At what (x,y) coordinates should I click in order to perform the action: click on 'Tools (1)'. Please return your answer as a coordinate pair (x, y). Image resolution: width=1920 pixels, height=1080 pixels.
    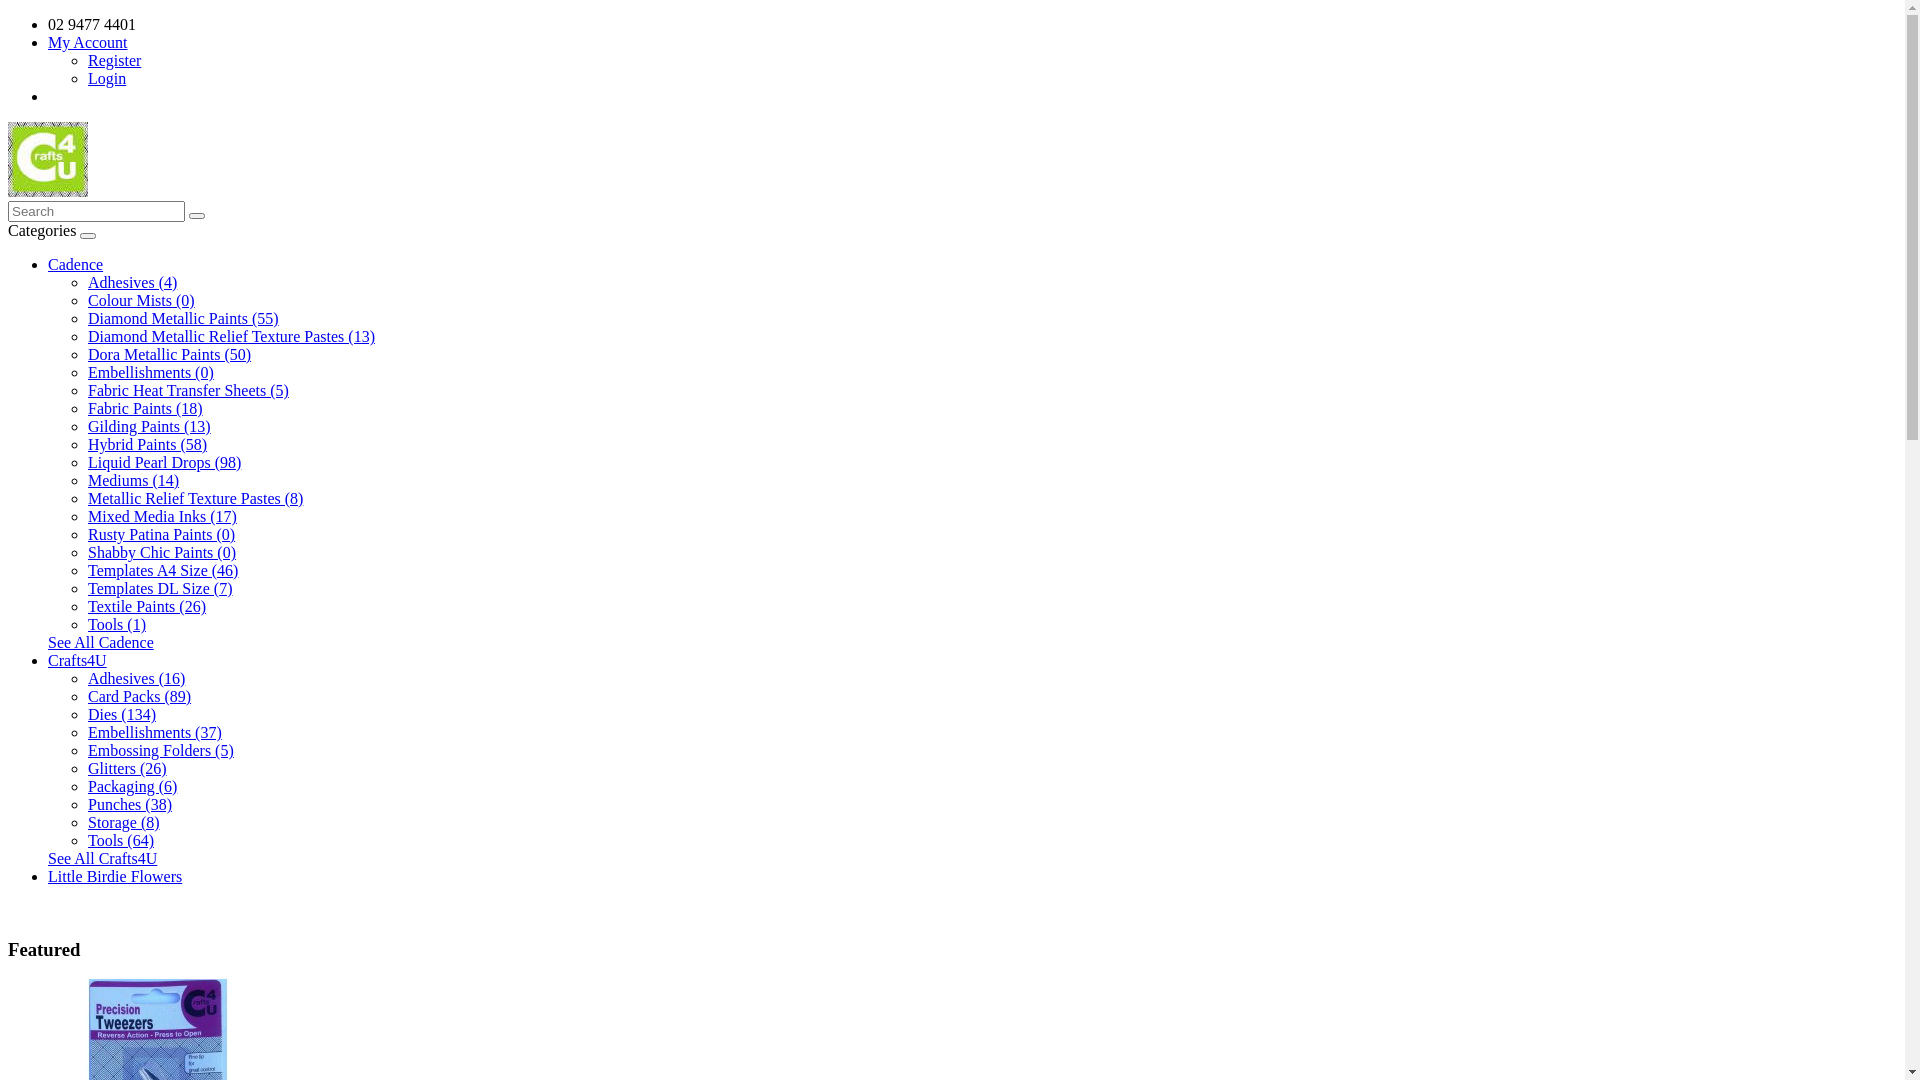
    Looking at the image, I should click on (86, 623).